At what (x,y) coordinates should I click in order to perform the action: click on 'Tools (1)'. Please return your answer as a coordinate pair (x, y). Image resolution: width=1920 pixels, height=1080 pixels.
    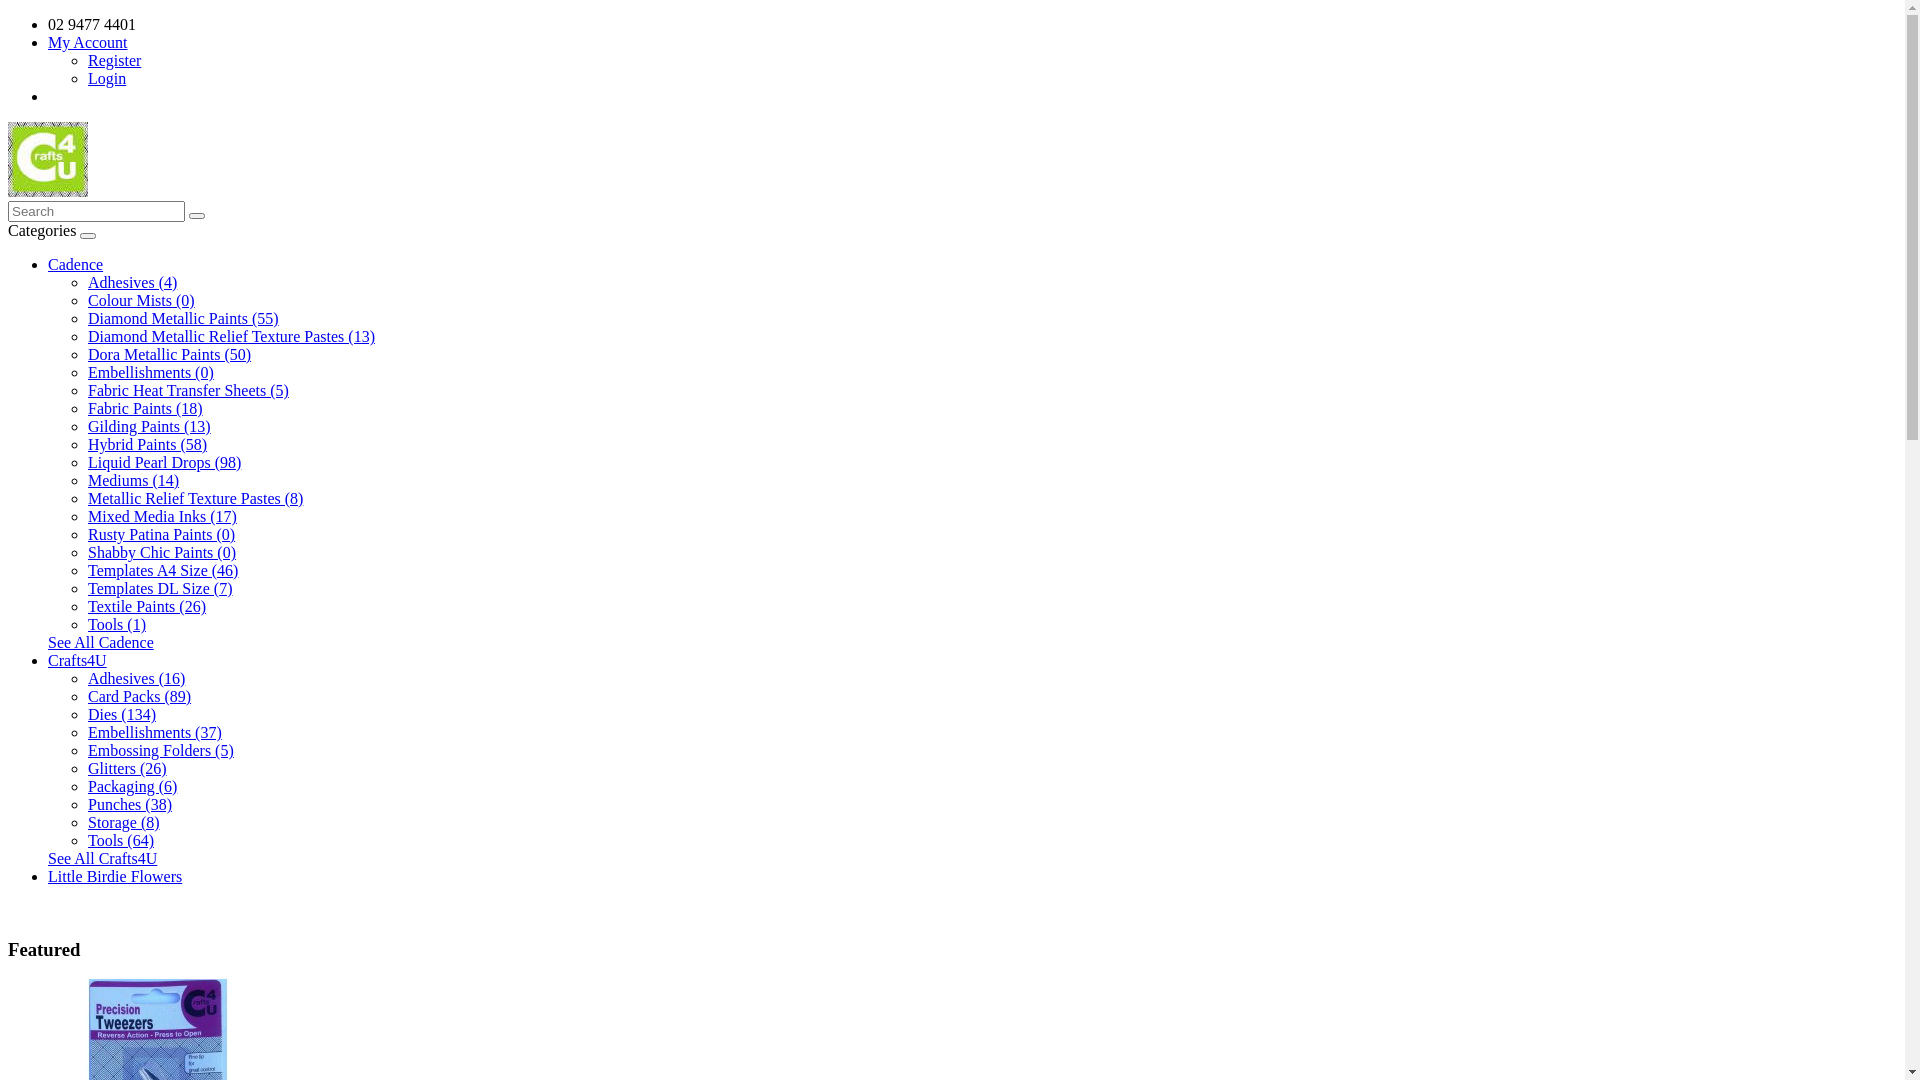
    Looking at the image, I should click on (86, 623).